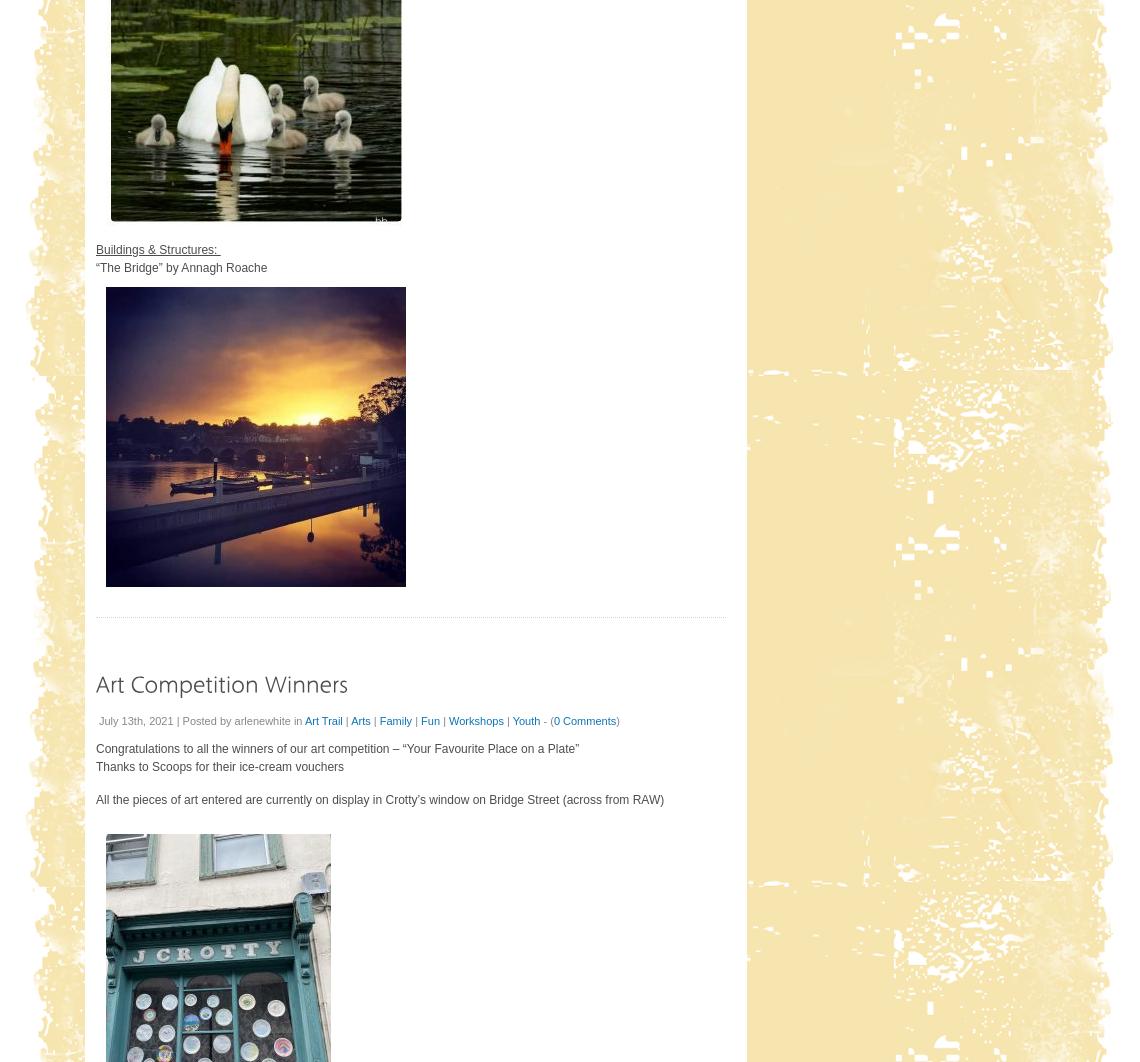  Describe the element at coordinates (260, 720) in the screenshot. I see `'arlenewhite'` at that location.